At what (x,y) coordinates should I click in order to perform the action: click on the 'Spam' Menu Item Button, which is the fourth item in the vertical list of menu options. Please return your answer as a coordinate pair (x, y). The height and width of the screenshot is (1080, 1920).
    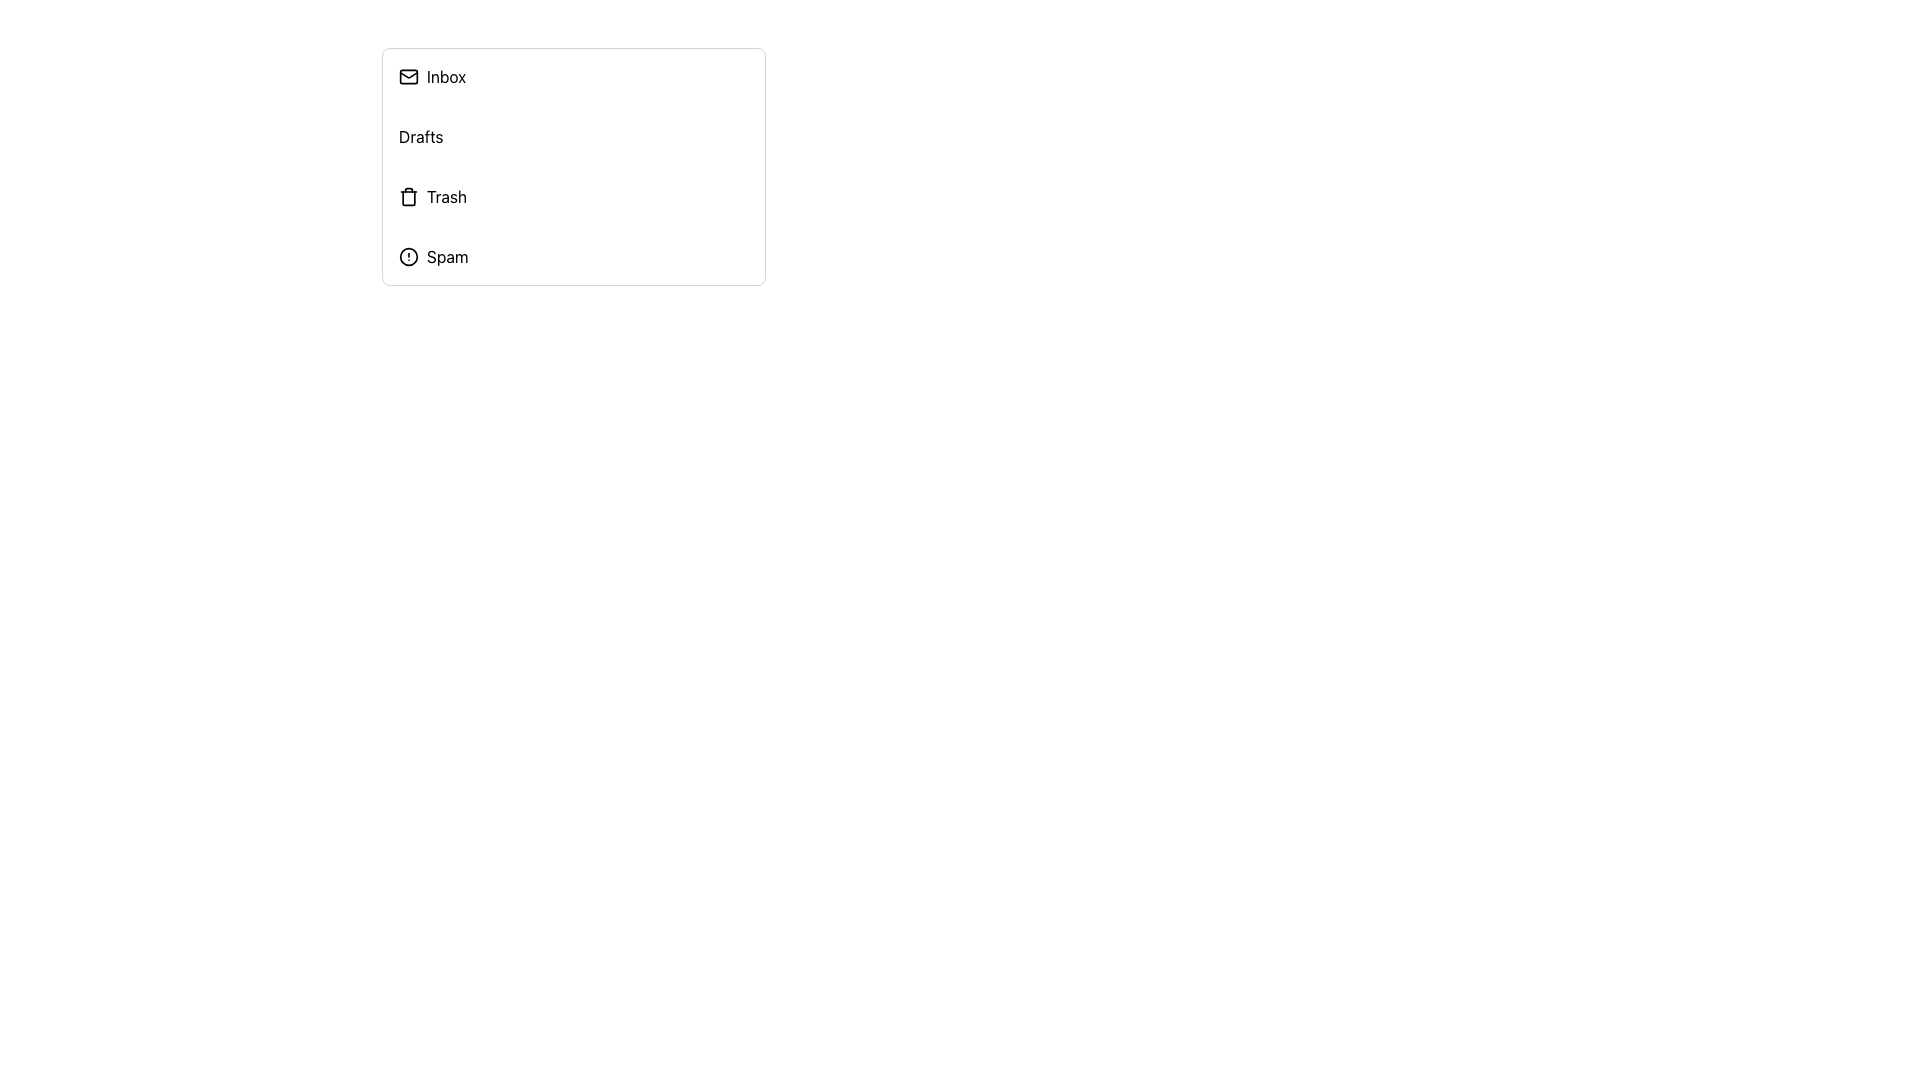
    Looking at the image, I should click on (573, 256).